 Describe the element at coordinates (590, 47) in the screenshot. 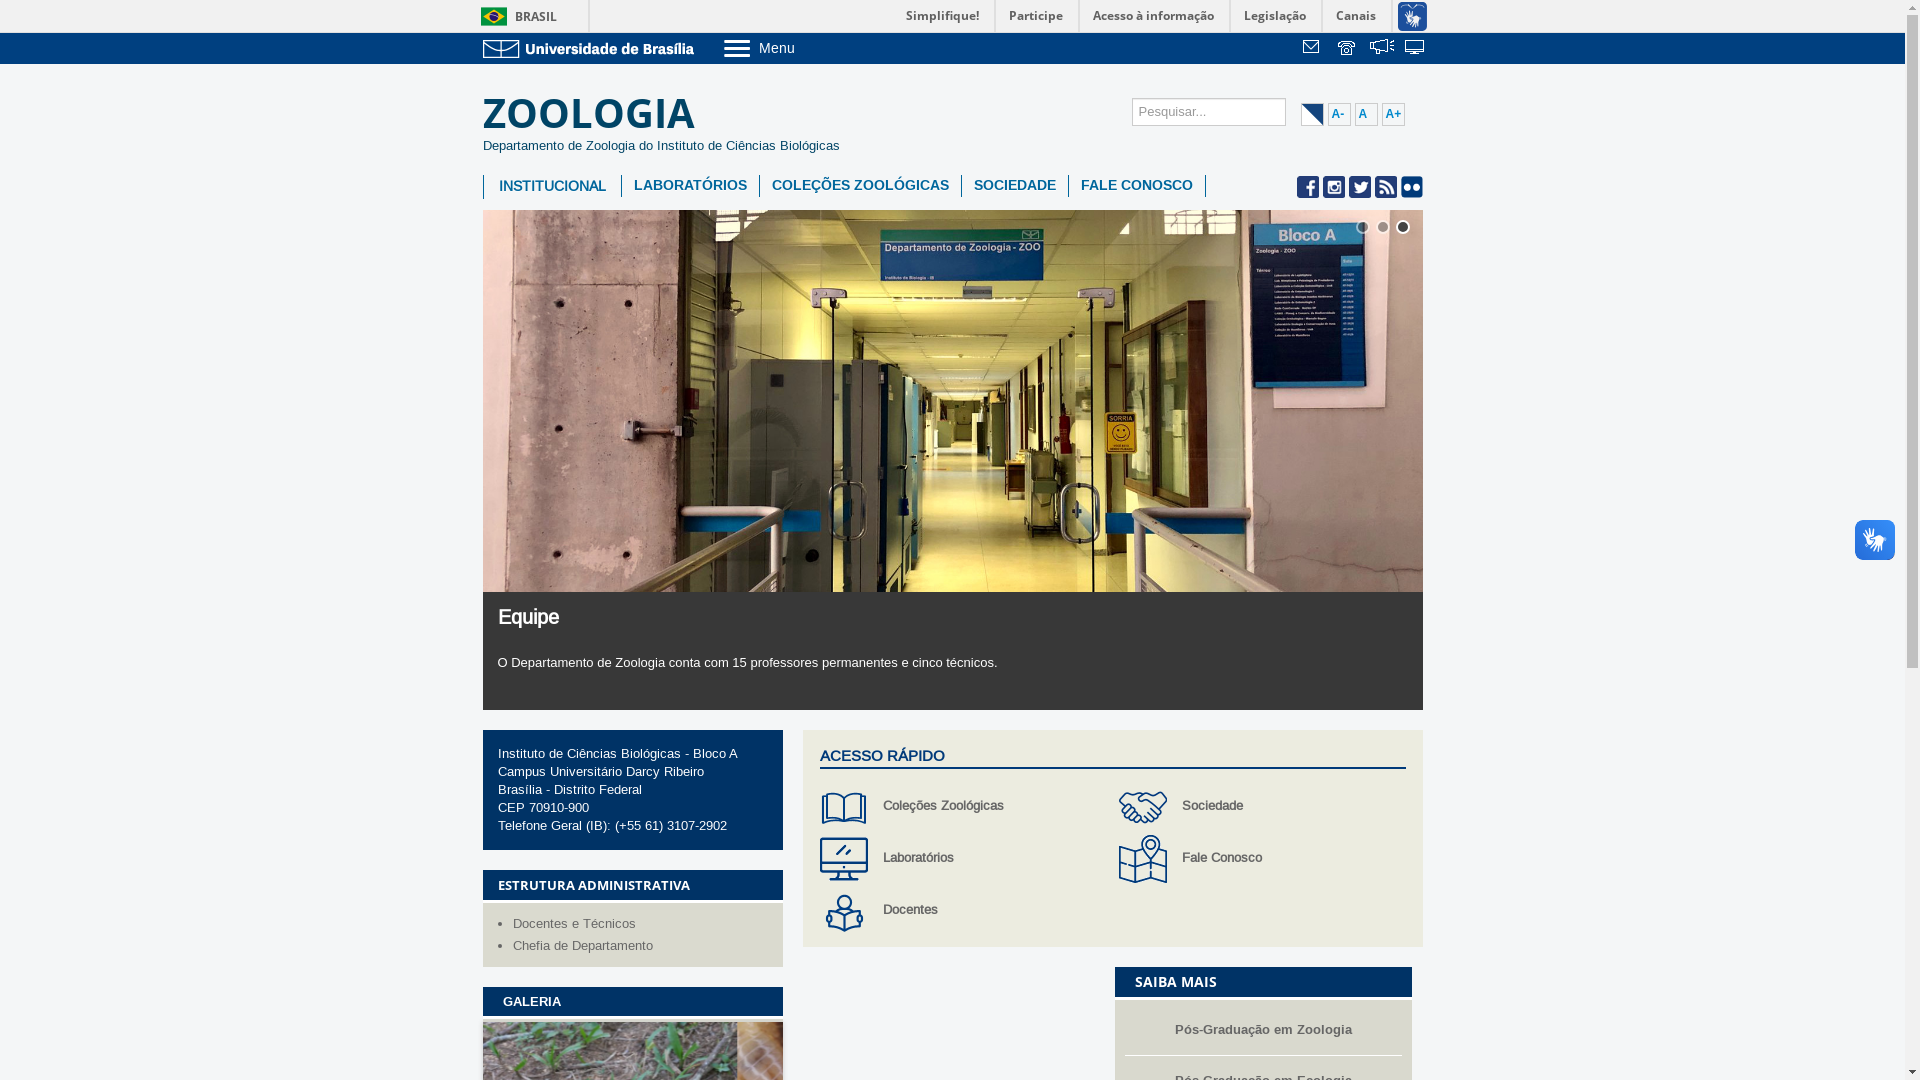

I see `'Ir para o Portal da UnB'` at that location.